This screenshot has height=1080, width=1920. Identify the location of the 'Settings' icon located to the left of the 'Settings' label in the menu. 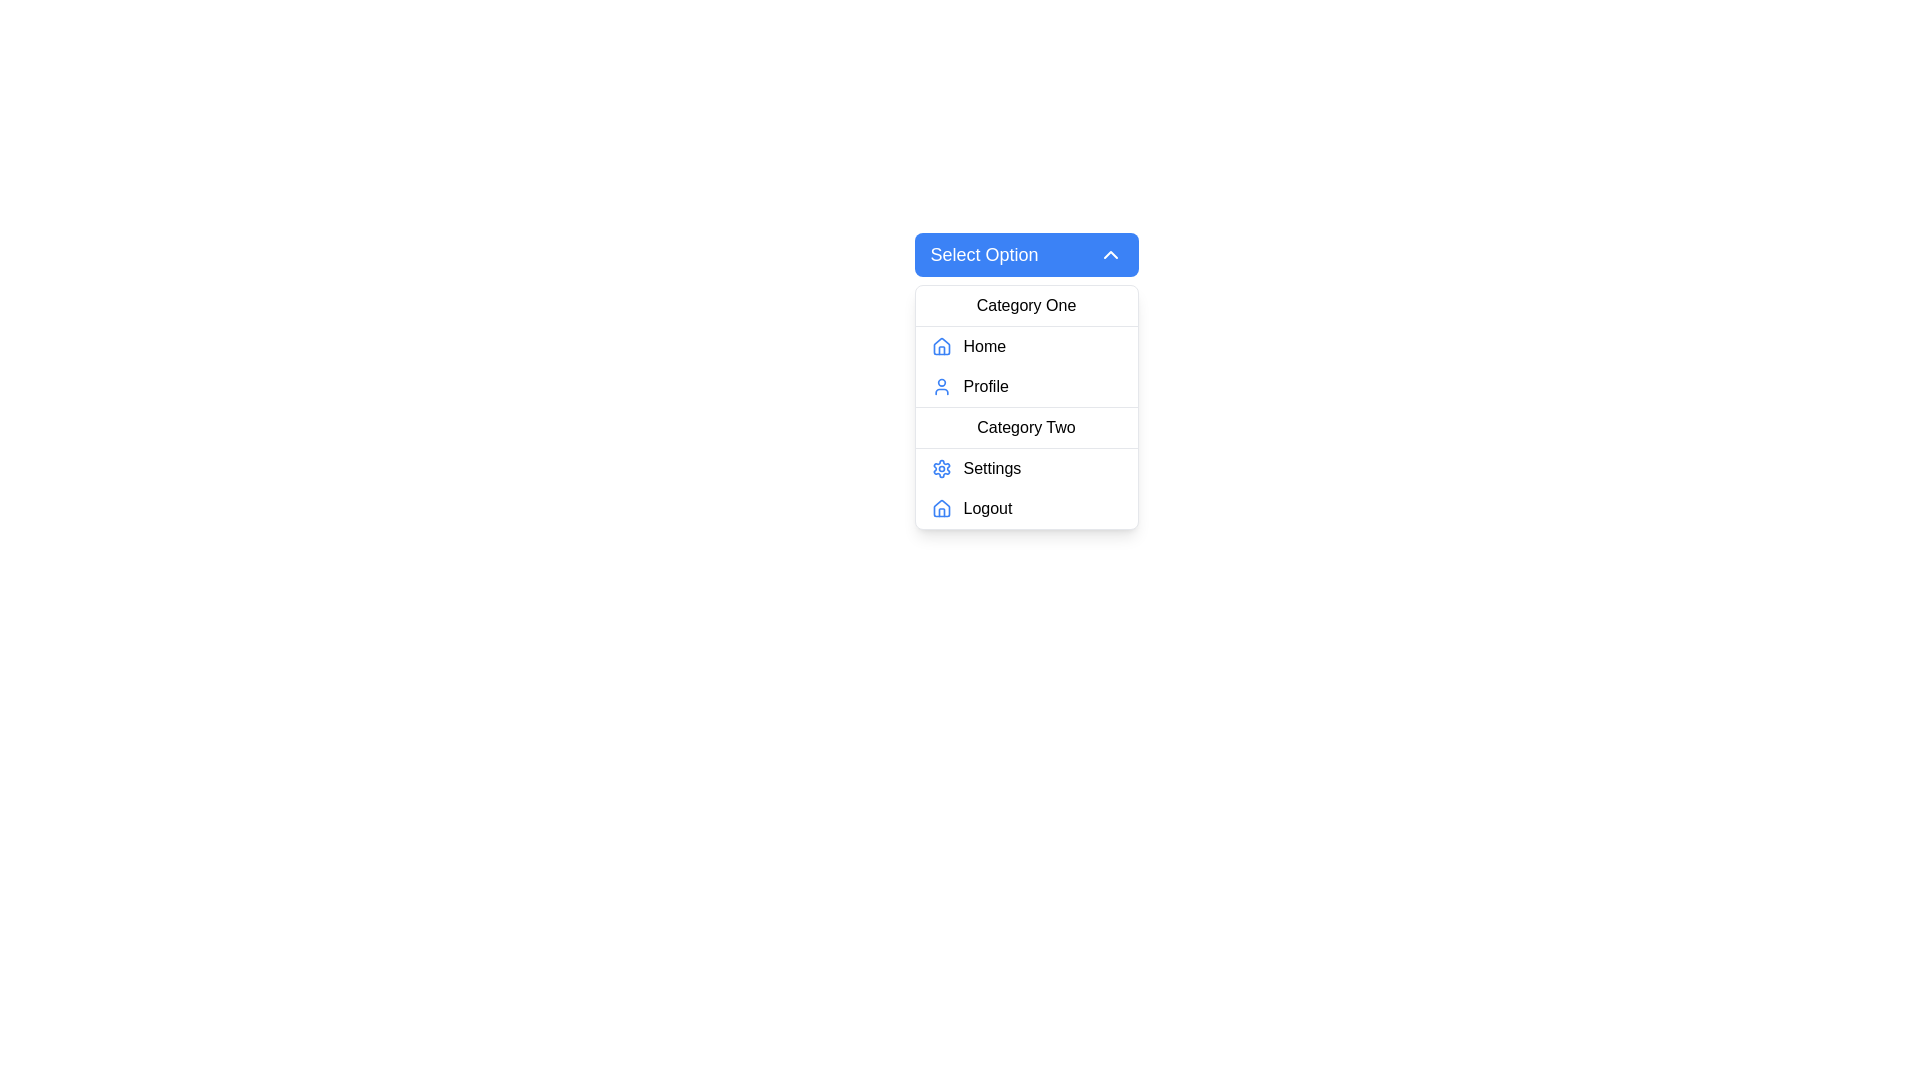
(940, 469).